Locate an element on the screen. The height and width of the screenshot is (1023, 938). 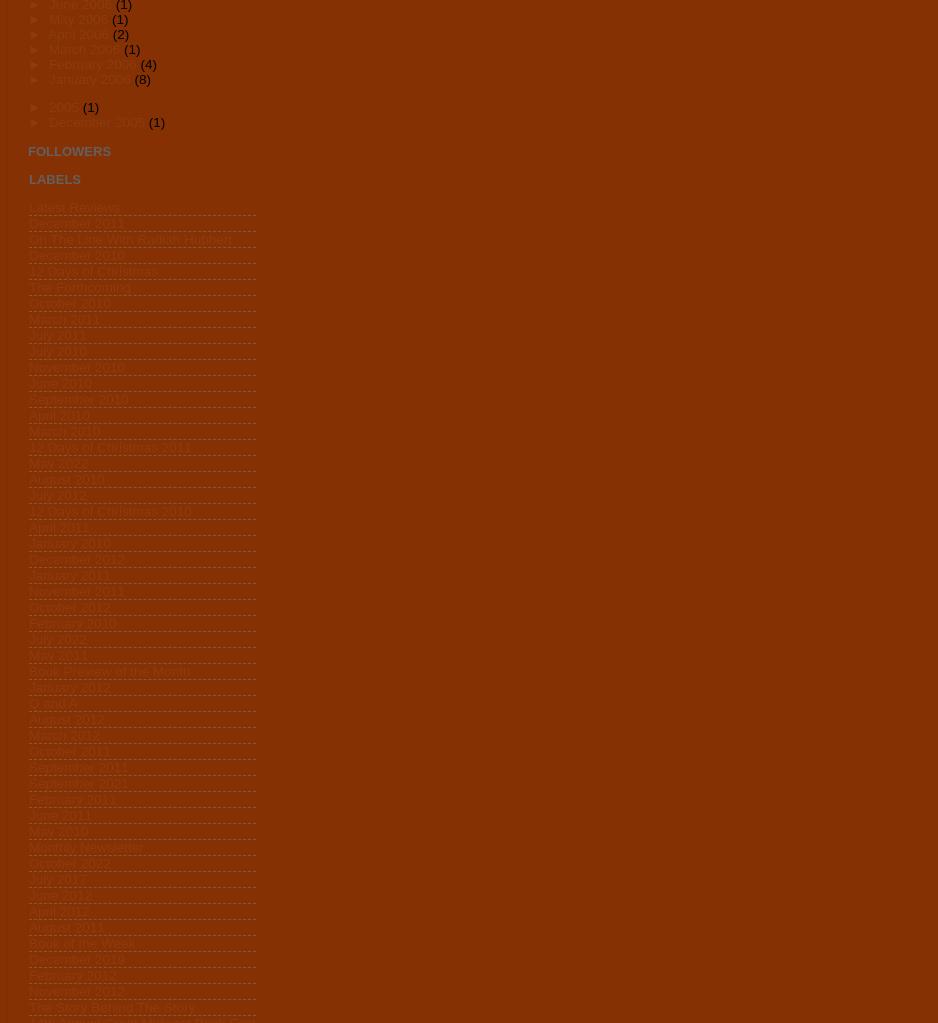
'February 2011' is located at coordinates (72, 799).